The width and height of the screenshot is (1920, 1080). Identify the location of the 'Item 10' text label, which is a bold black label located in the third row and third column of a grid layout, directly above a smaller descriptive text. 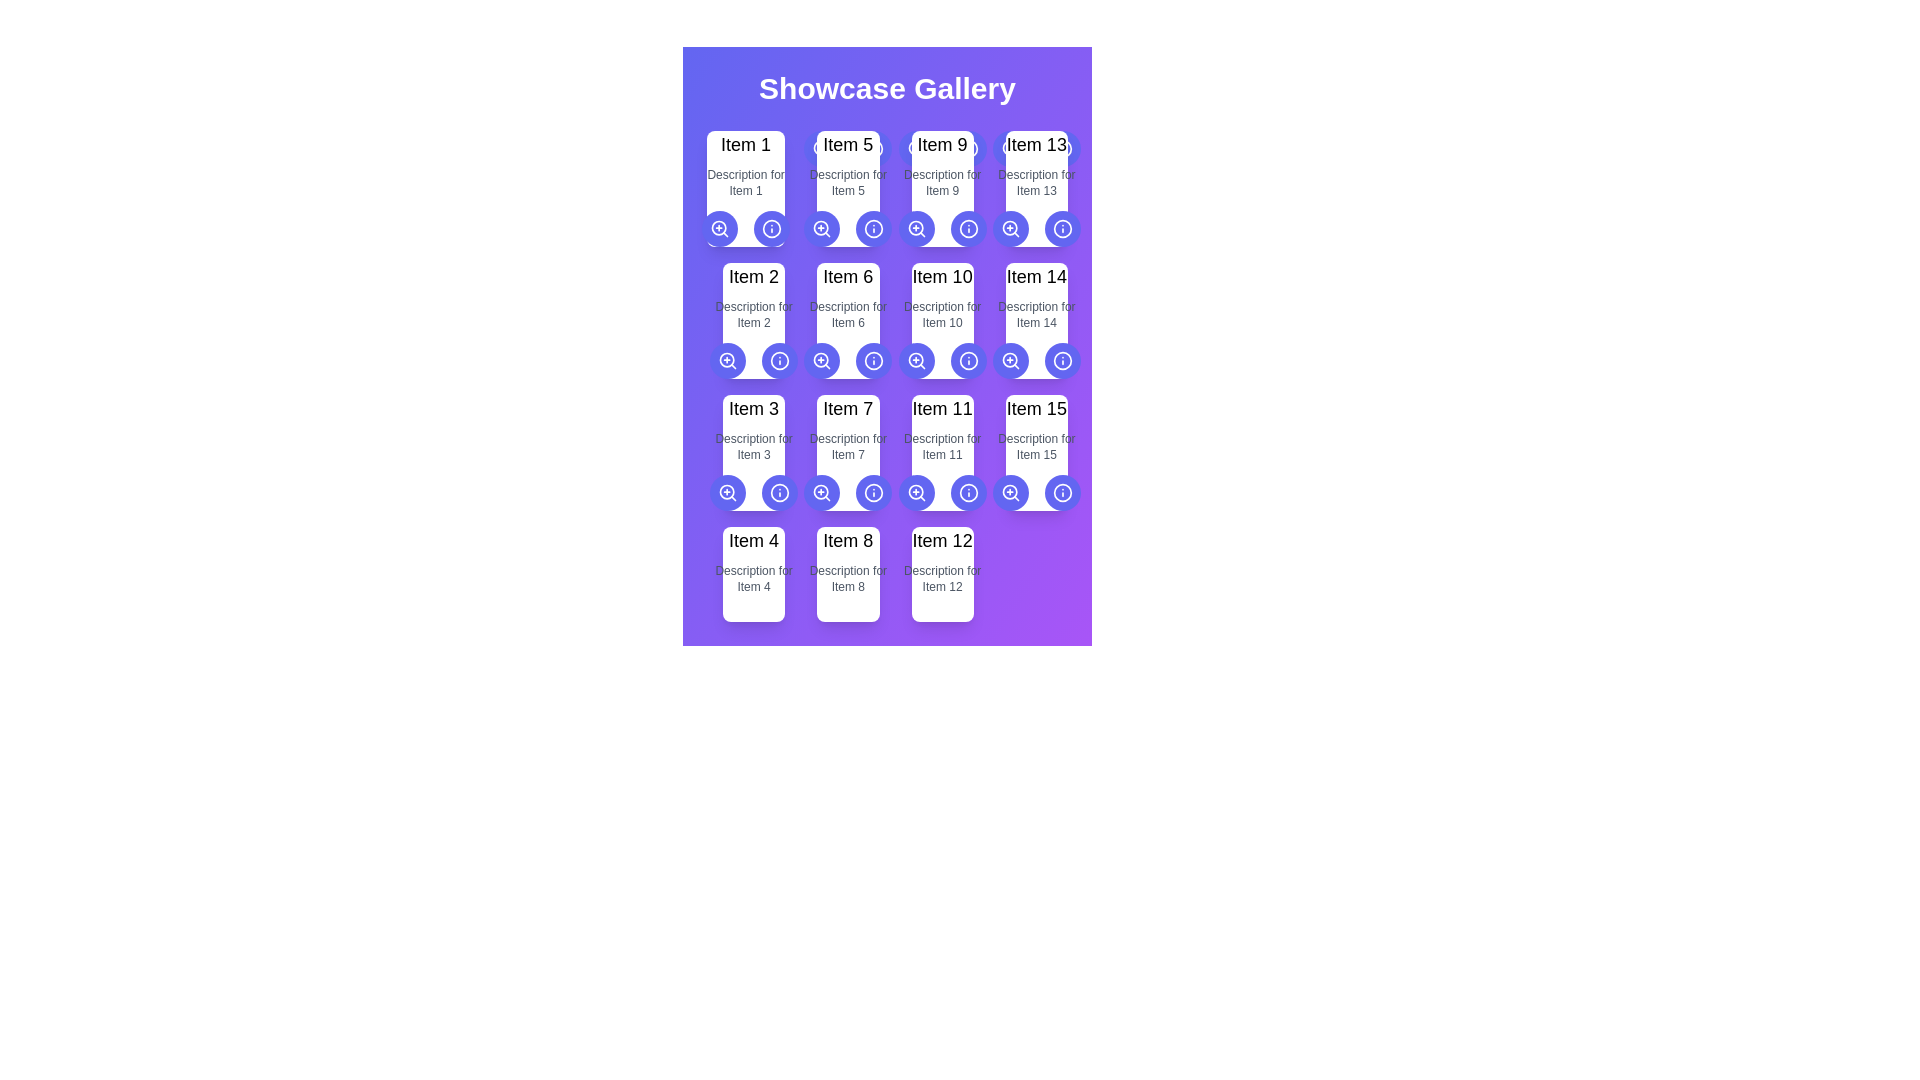
(941, 277).